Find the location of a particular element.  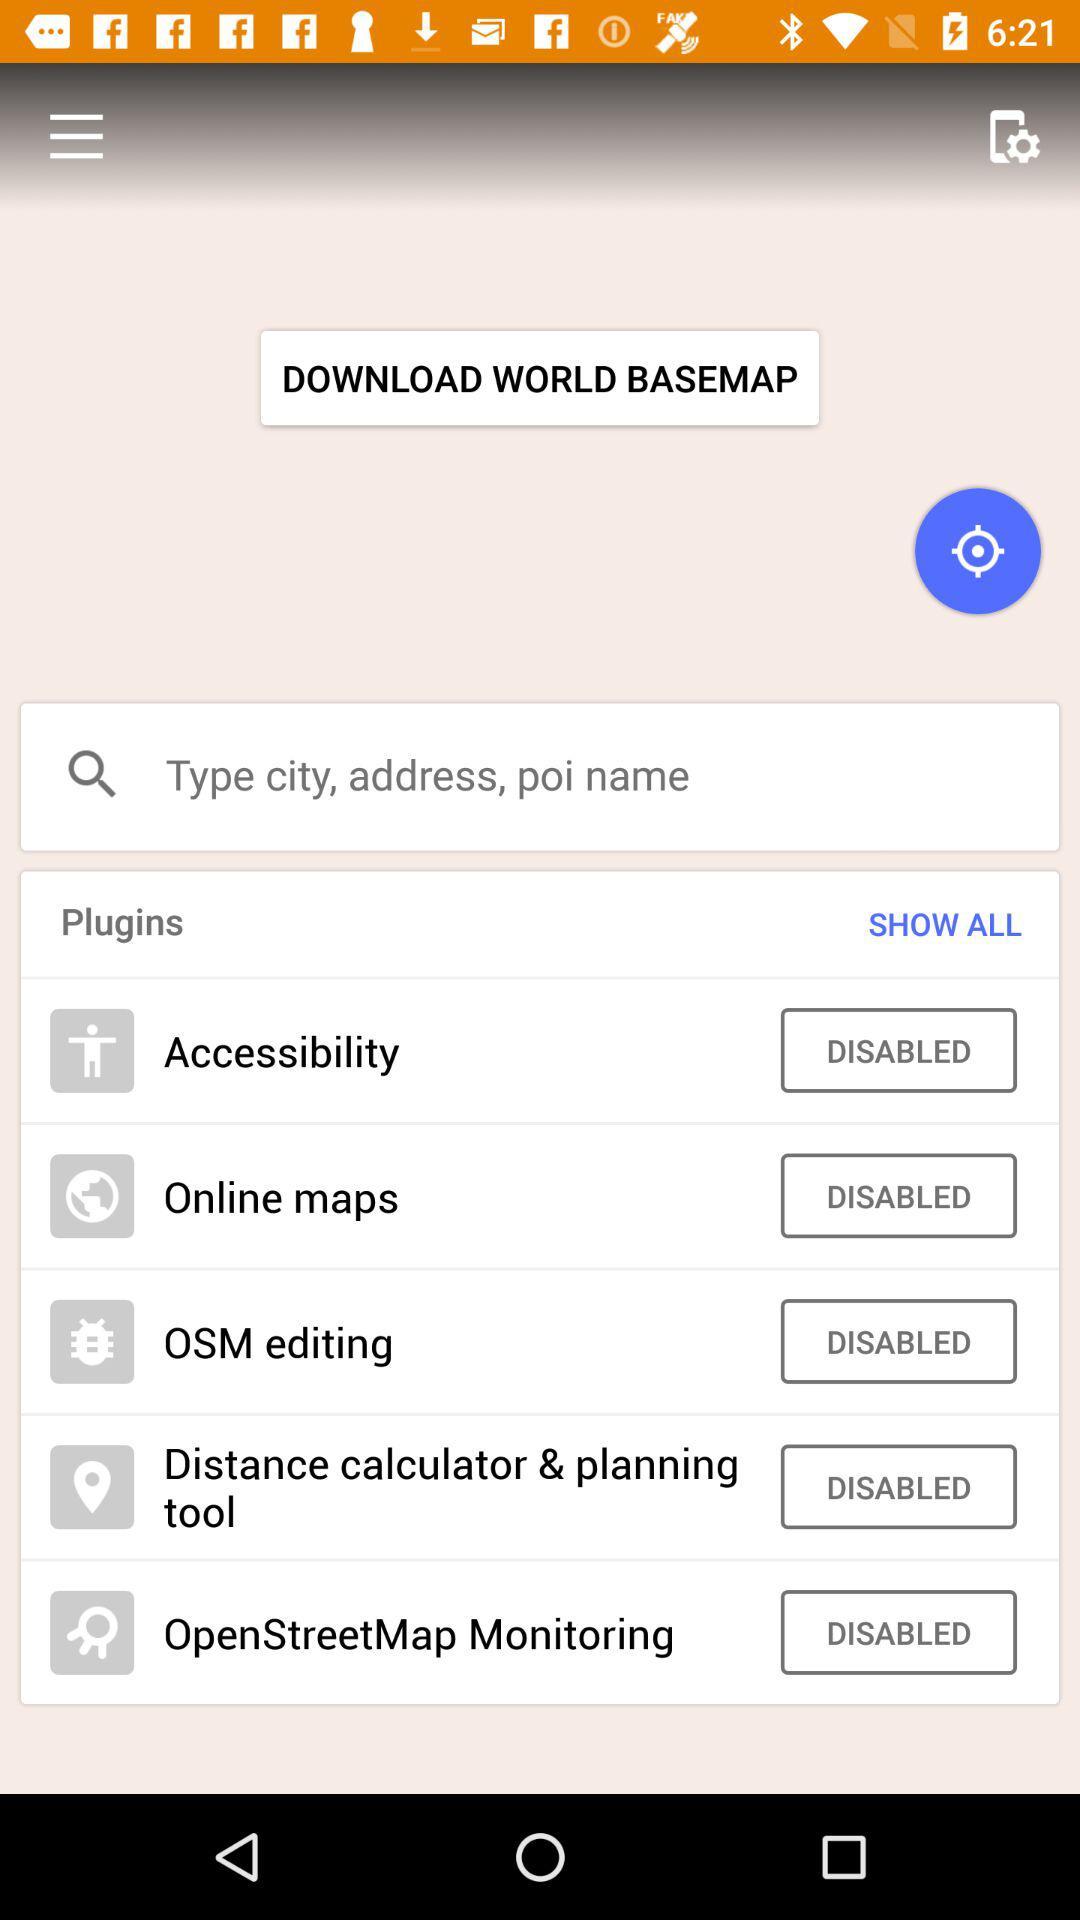

the location icon is located at coordinates (92, 1487).